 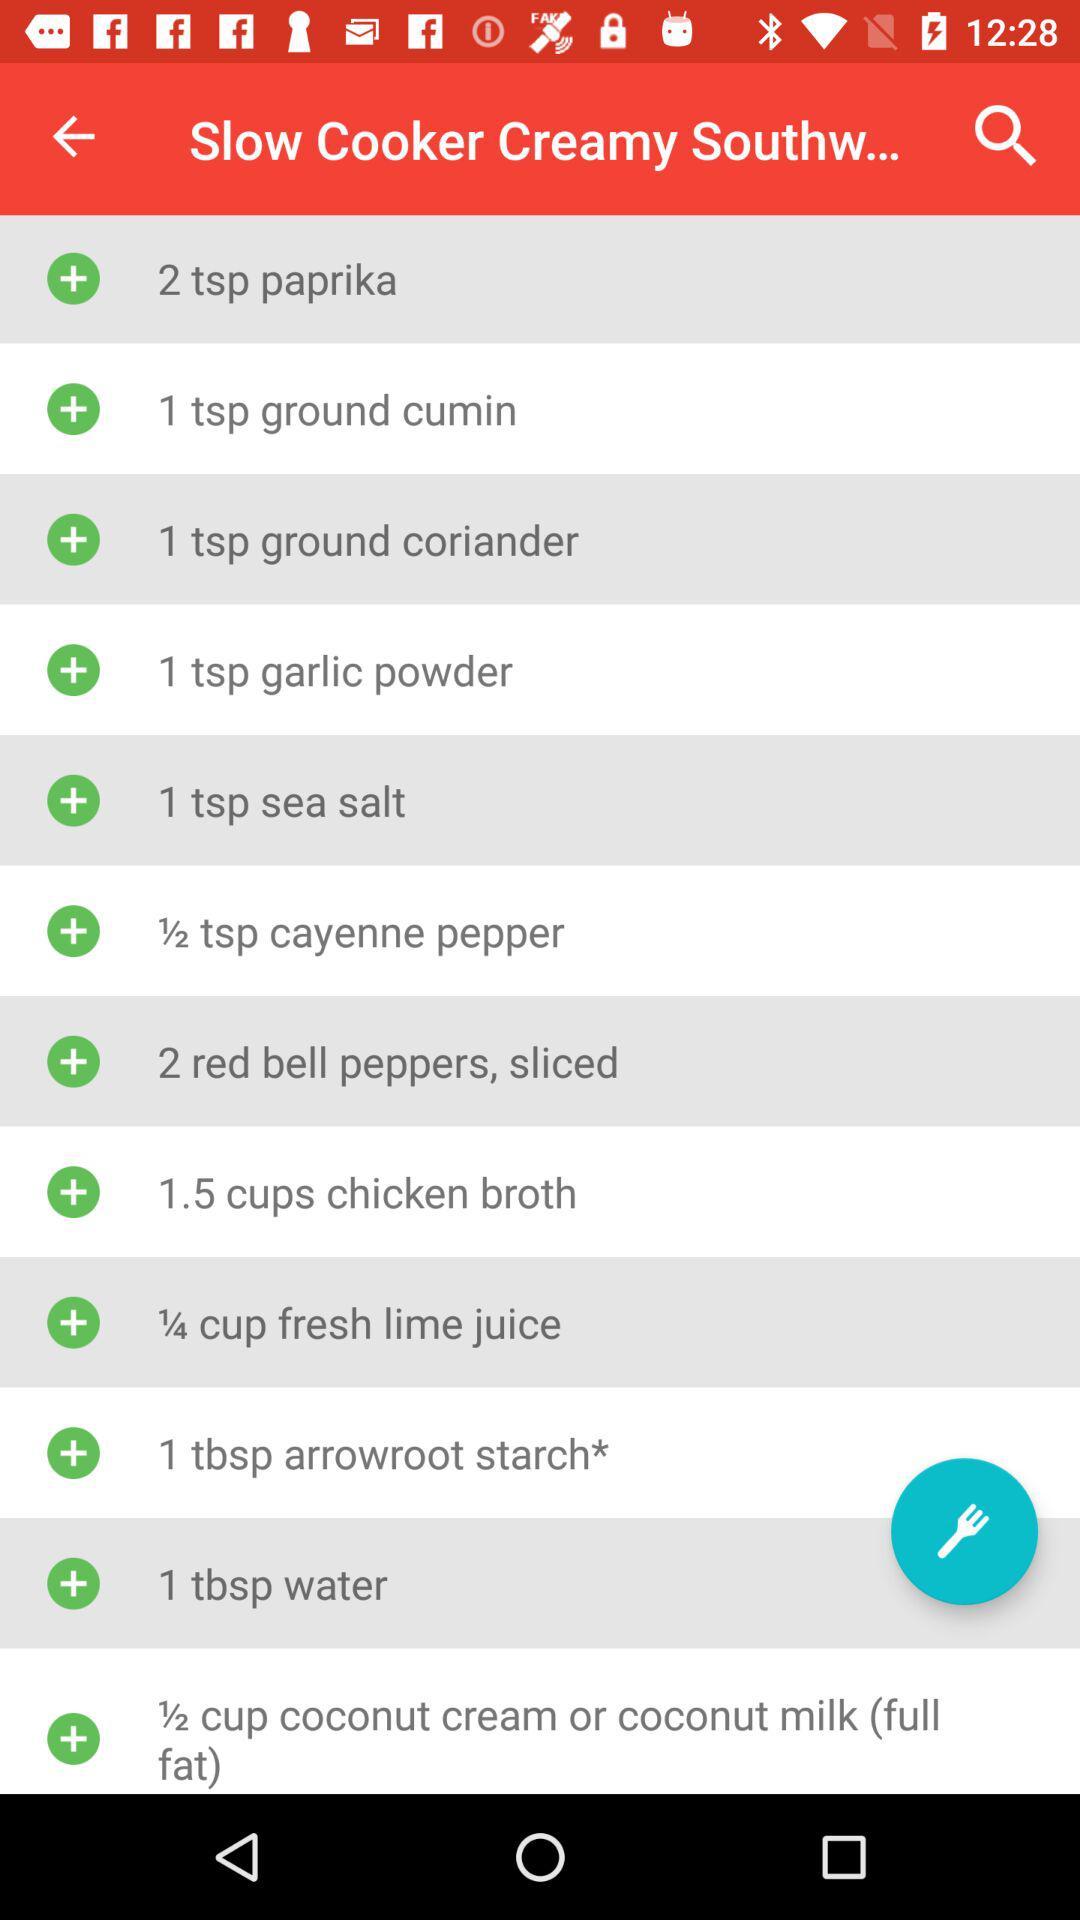 What do you see at coordinates (72, 135) in the screenshot?
I see `the item to the left of the slow cooker creamy item` at bounding box center [72, 135].